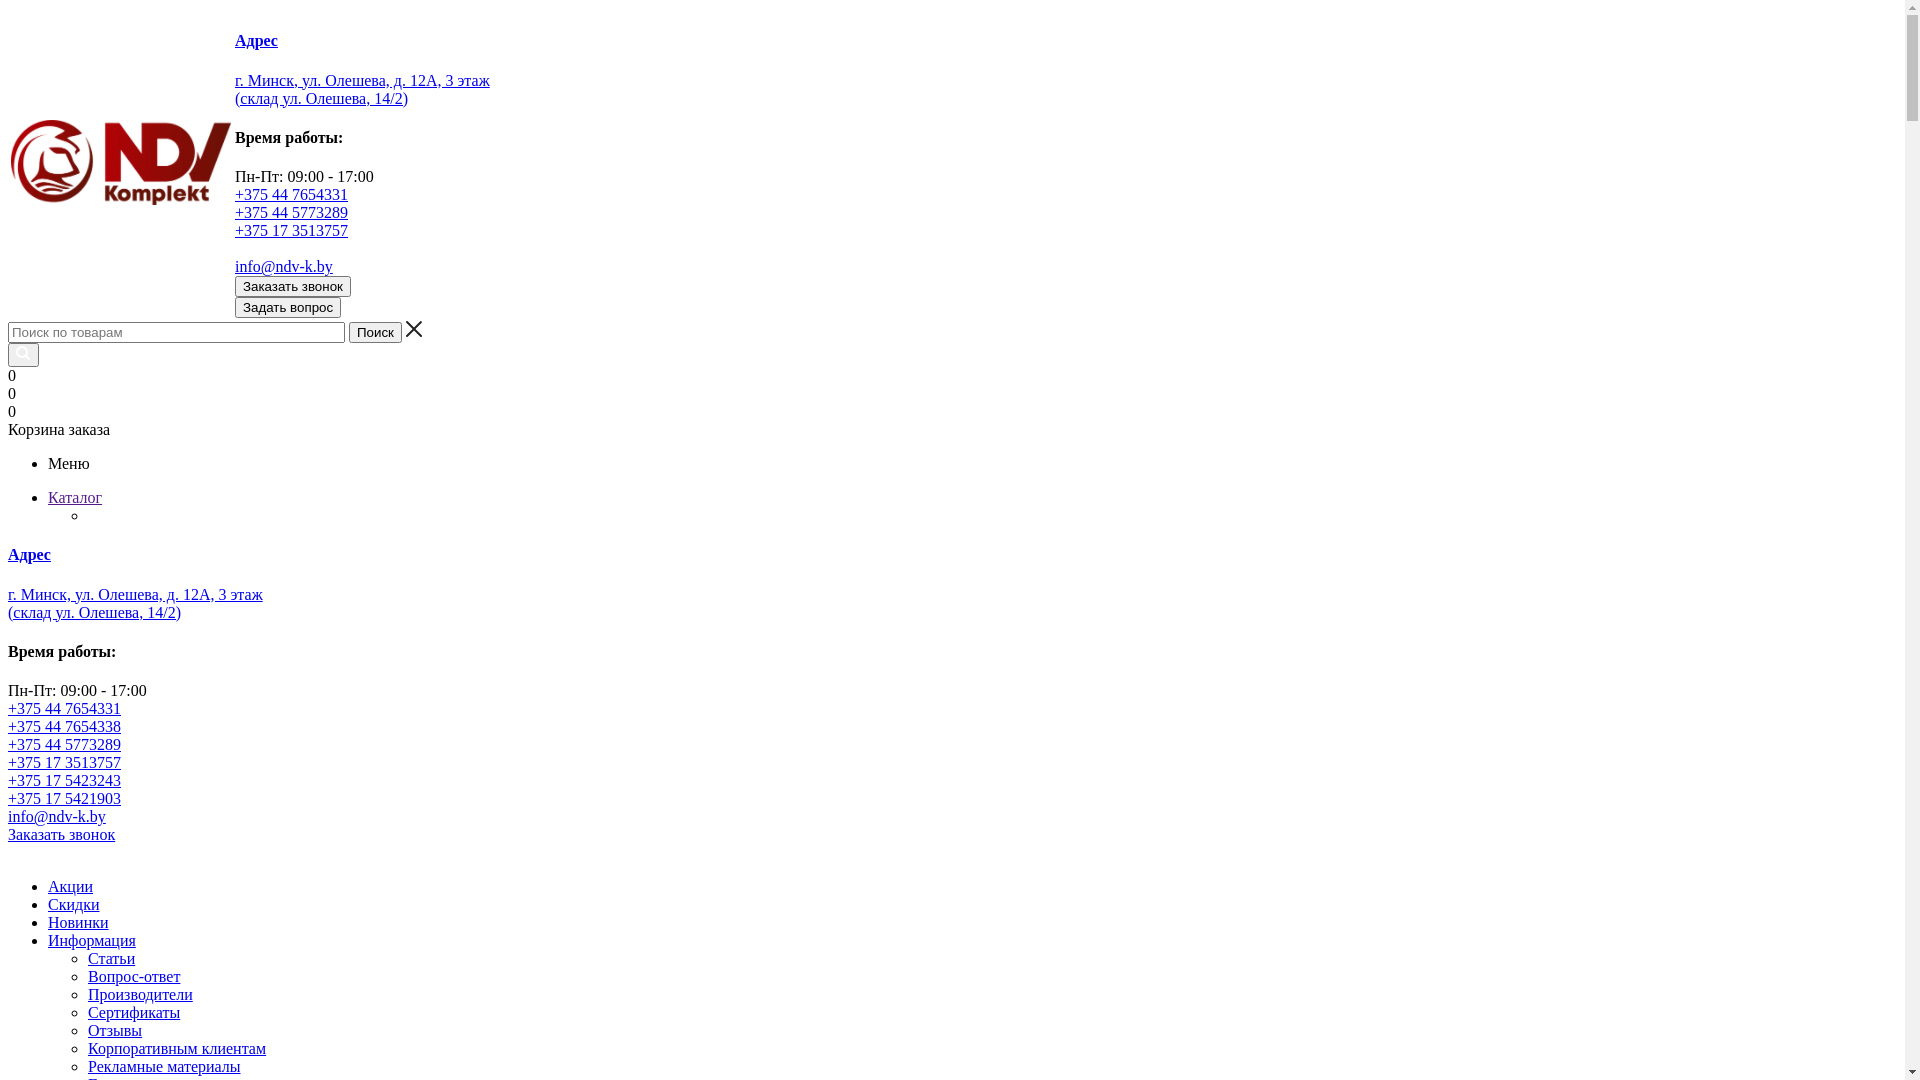 This screenshot has width=1920, height=1080. I want to click on '+375 44 5773289', so click(235, 212).